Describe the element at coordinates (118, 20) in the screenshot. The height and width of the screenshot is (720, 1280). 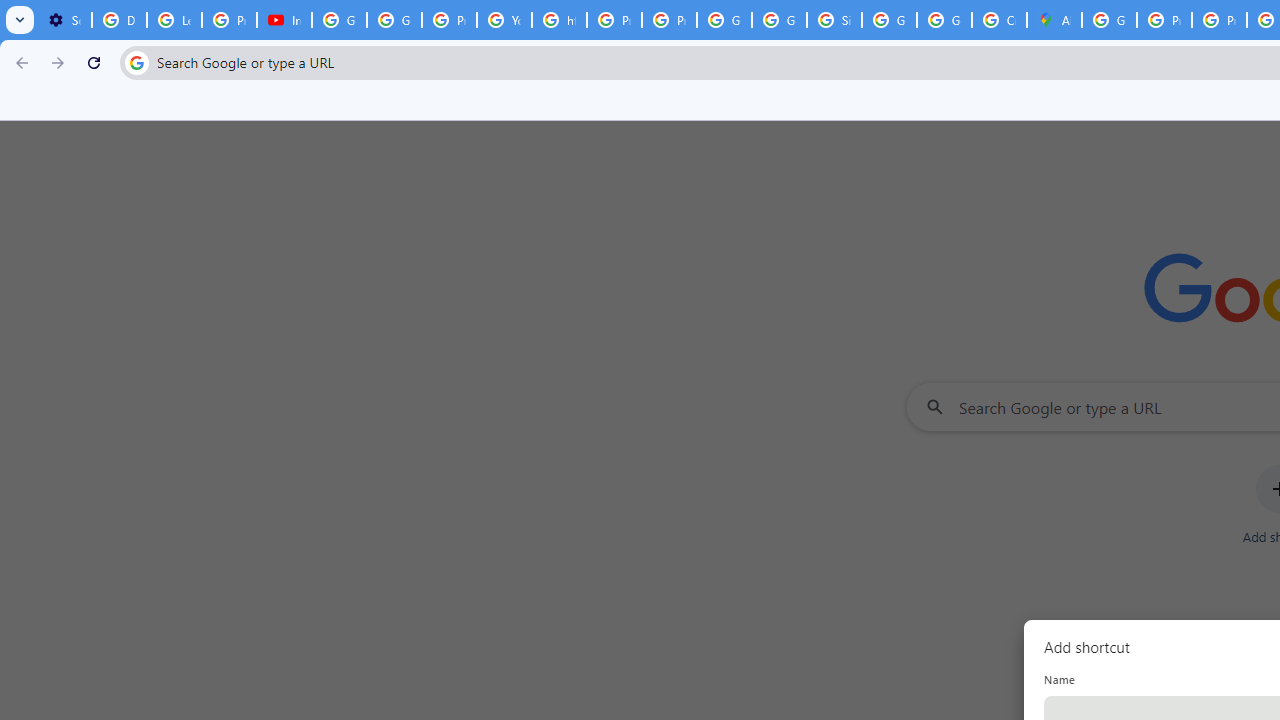
I see `'Delete photos & videos - Computer - Google Photos Help'` at that location.